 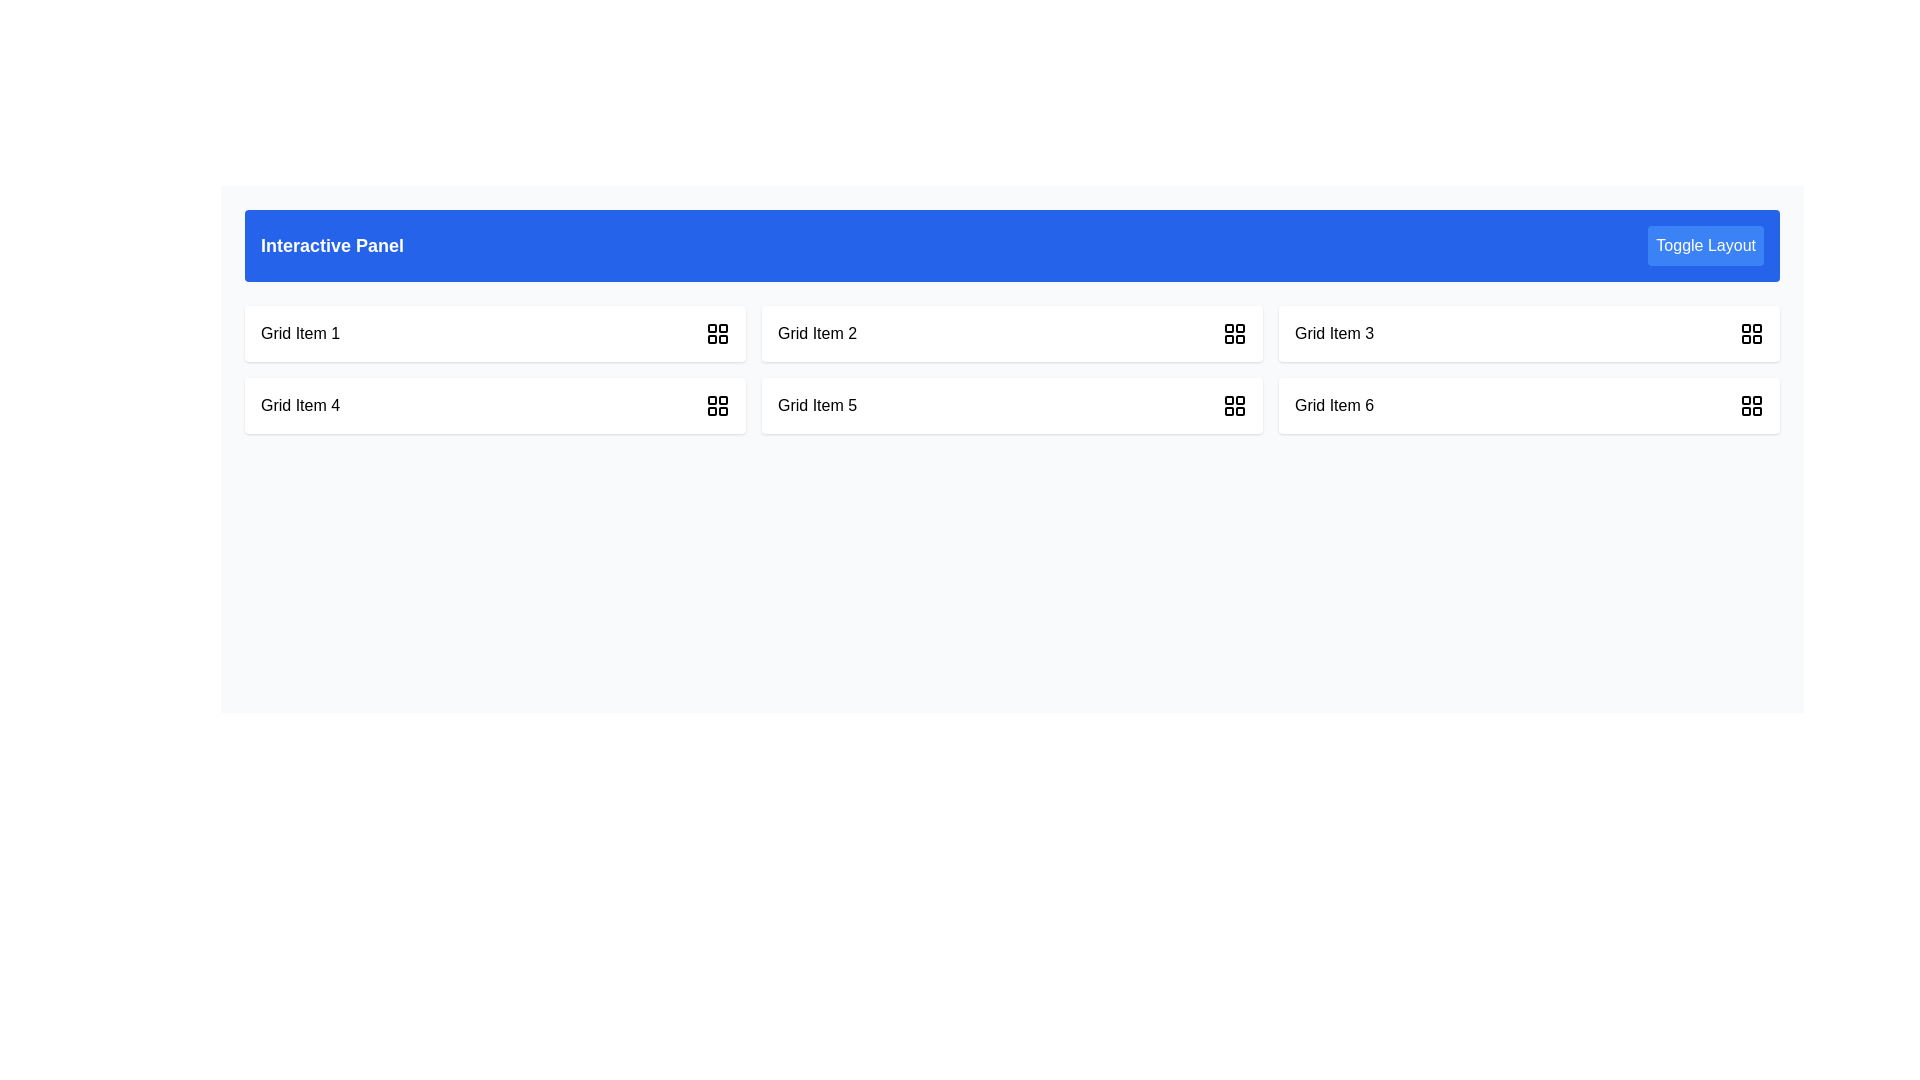 What do you see at coordinates (1233, 405) in the screenshot?
I see `the grid icon with four square blocks arranged in a 2x2 pattern, located next to the text 'Grid Item 5'` at bounding box center [1233, 405].